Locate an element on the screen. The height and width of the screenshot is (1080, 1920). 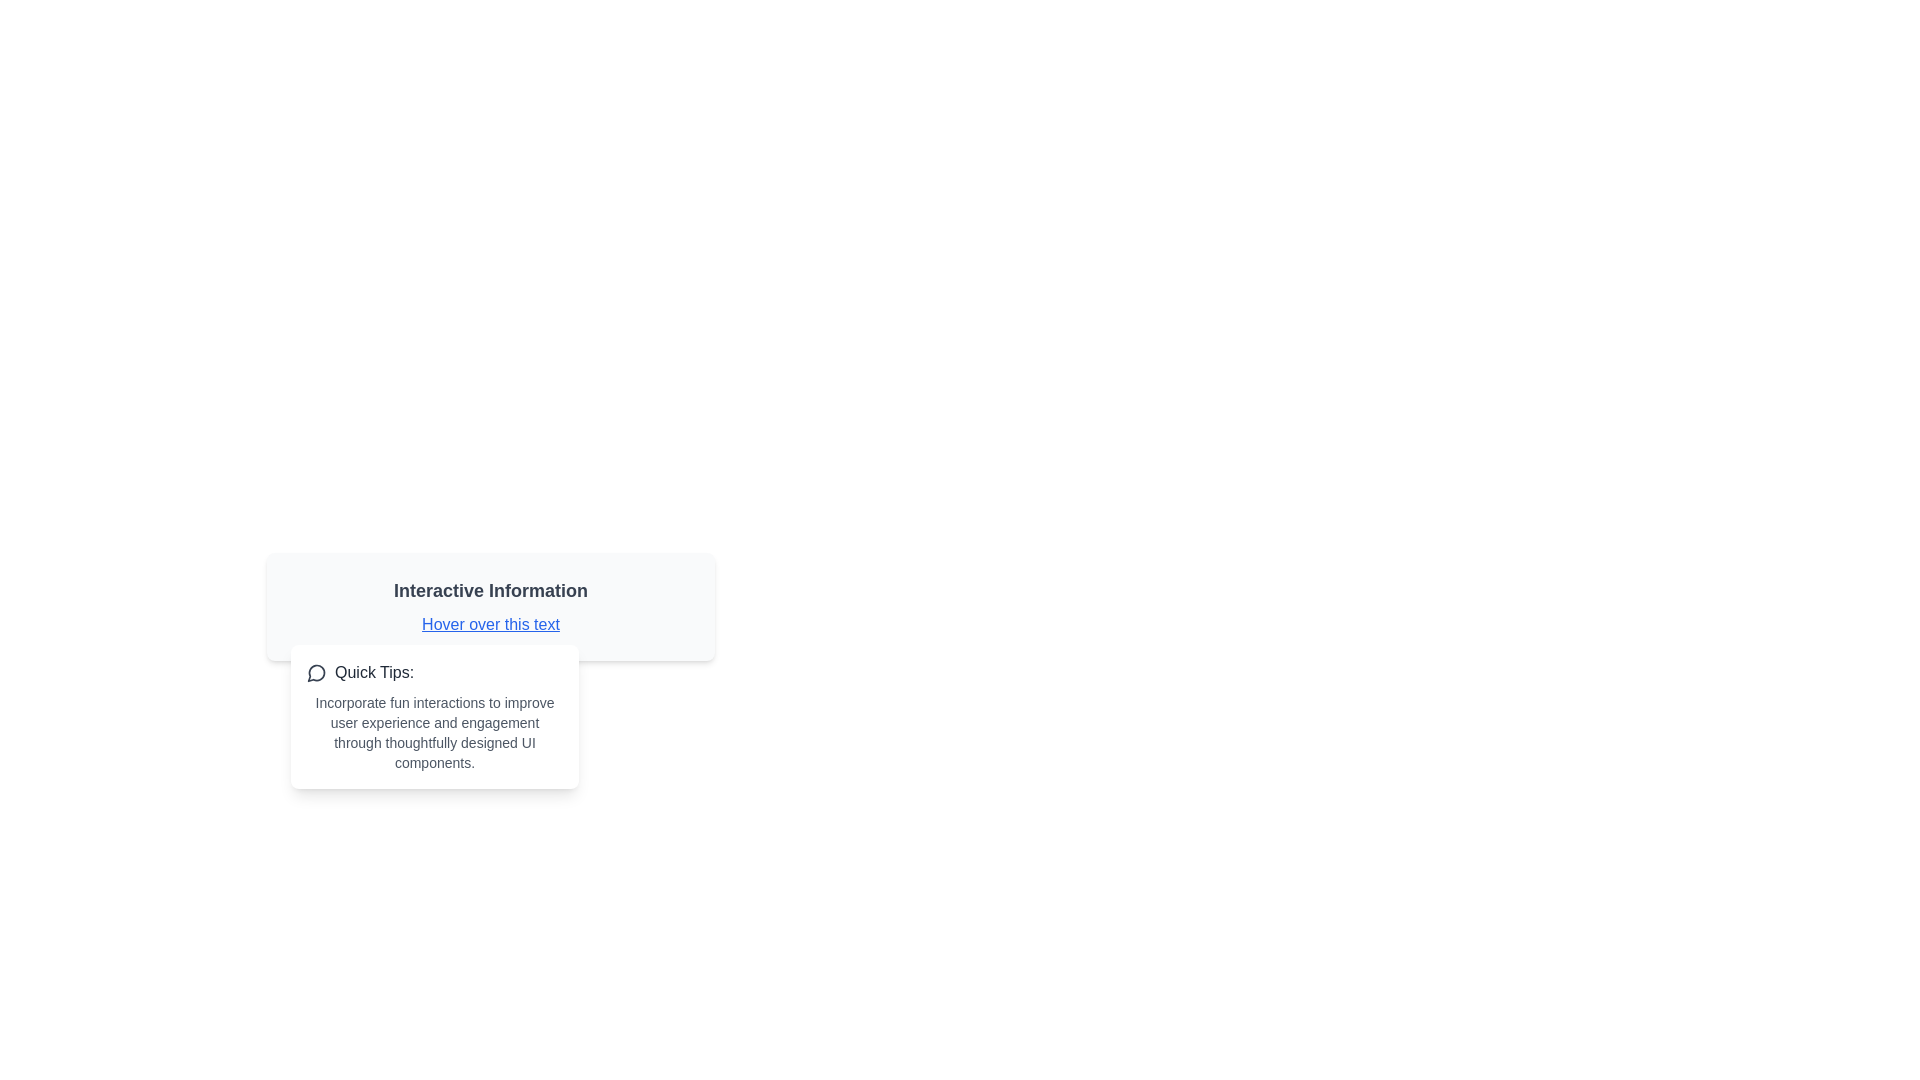
the text link located below the 'Interactive Information' header, which may display additional information or perform an action if it is clickable is located at coordinates (490, 623).